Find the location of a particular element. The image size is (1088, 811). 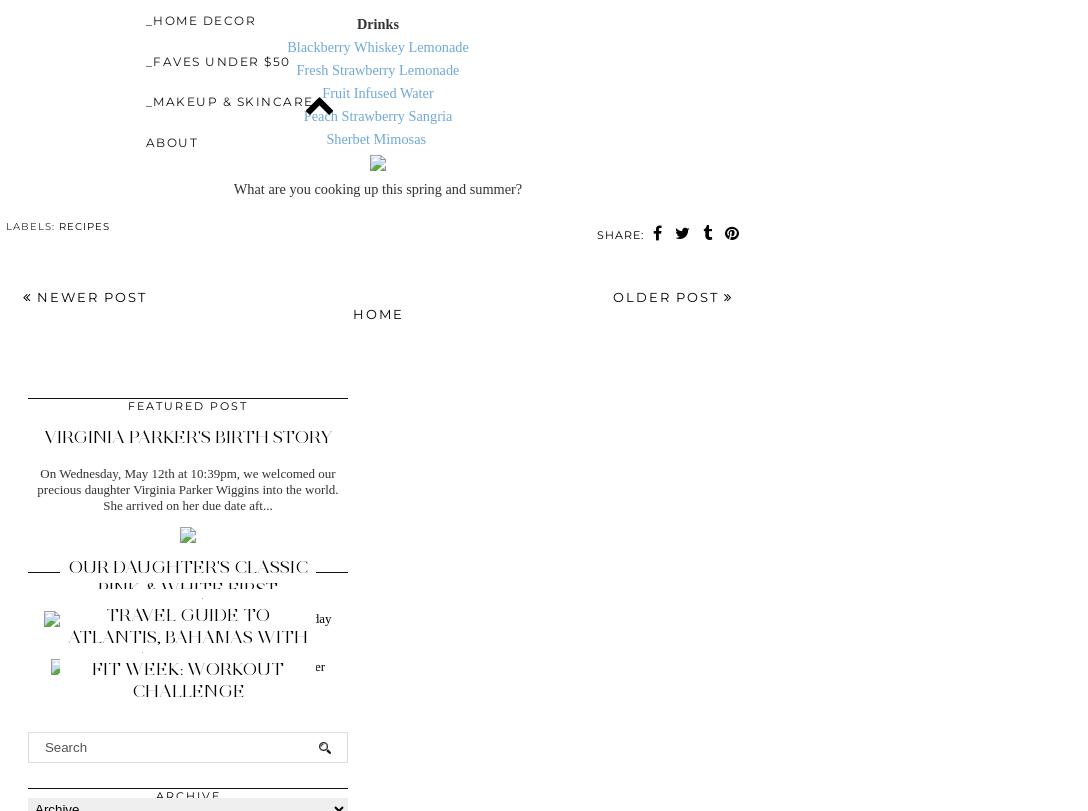

'How We Organized the Nursery' is located at coordinates (186, 615).